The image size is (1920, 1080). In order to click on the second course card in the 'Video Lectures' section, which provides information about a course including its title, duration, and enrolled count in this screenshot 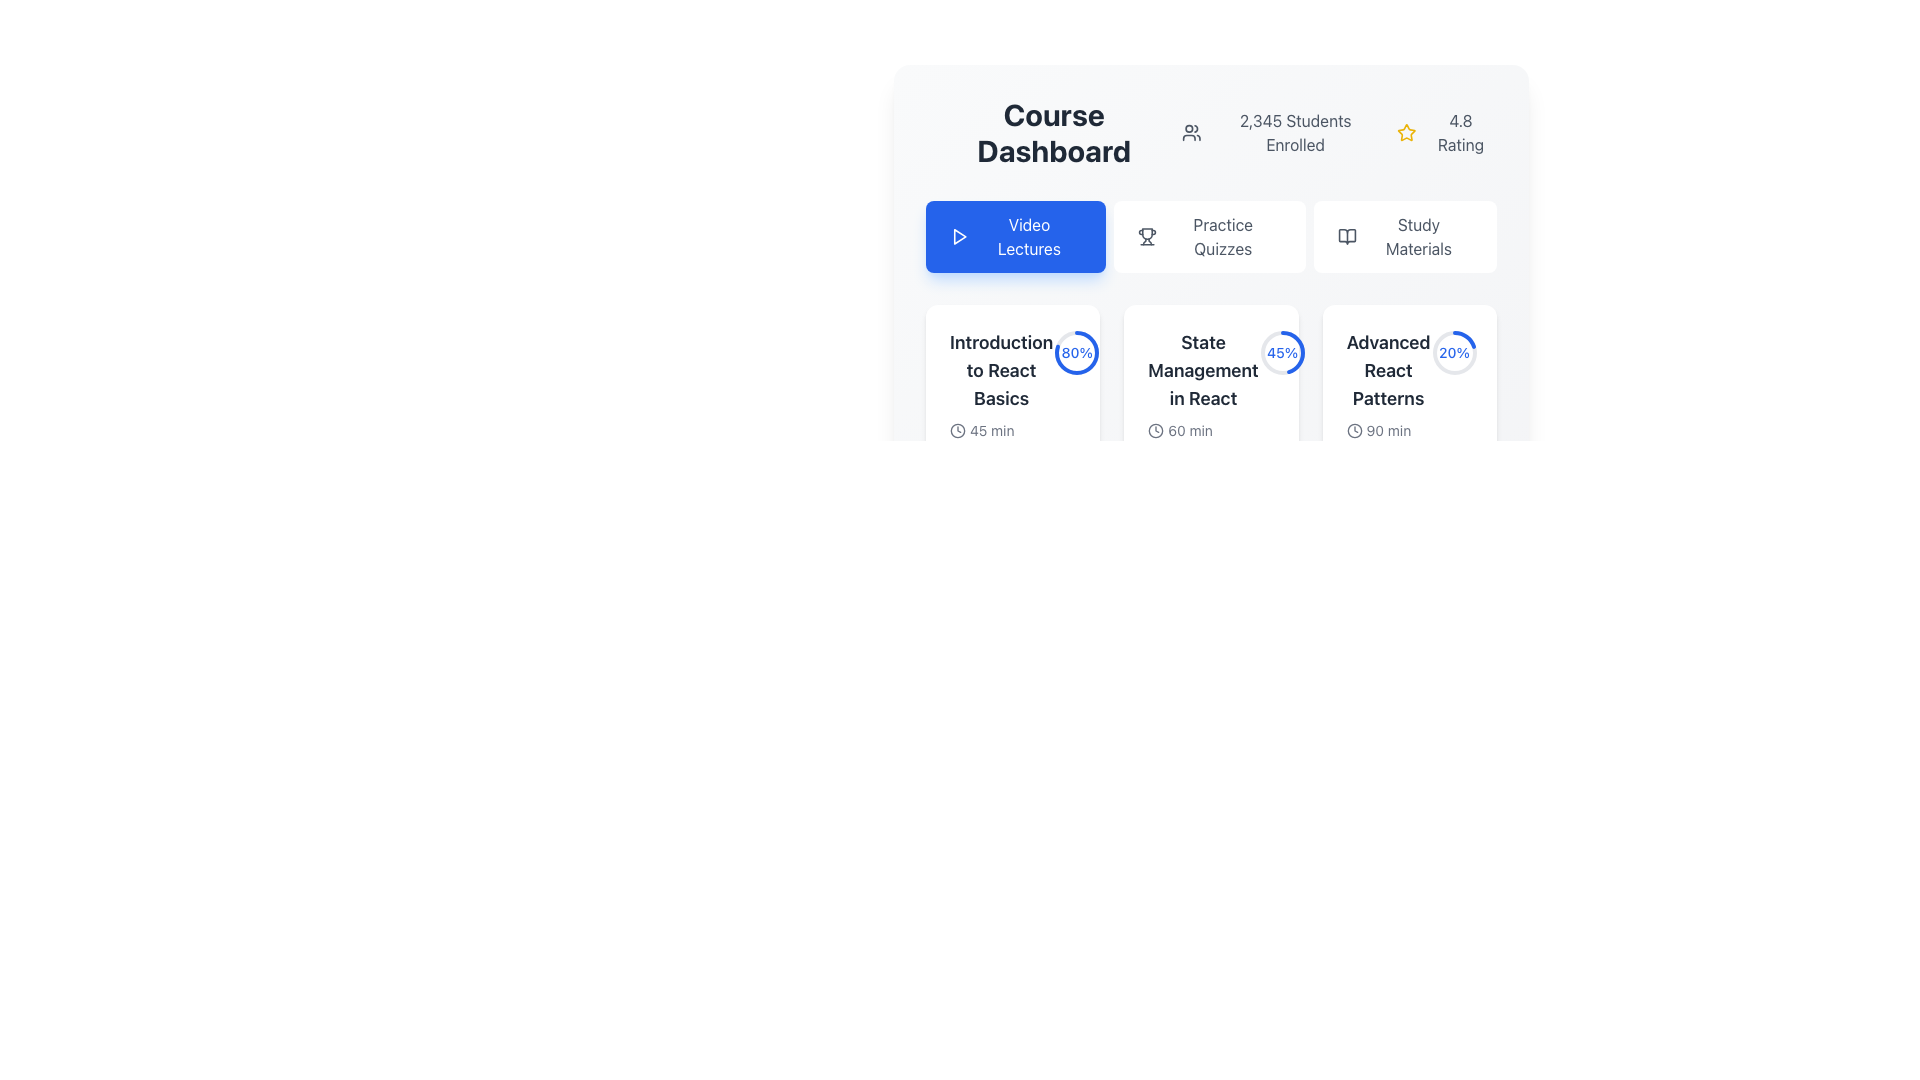, I will do `click(1210, 398)`.